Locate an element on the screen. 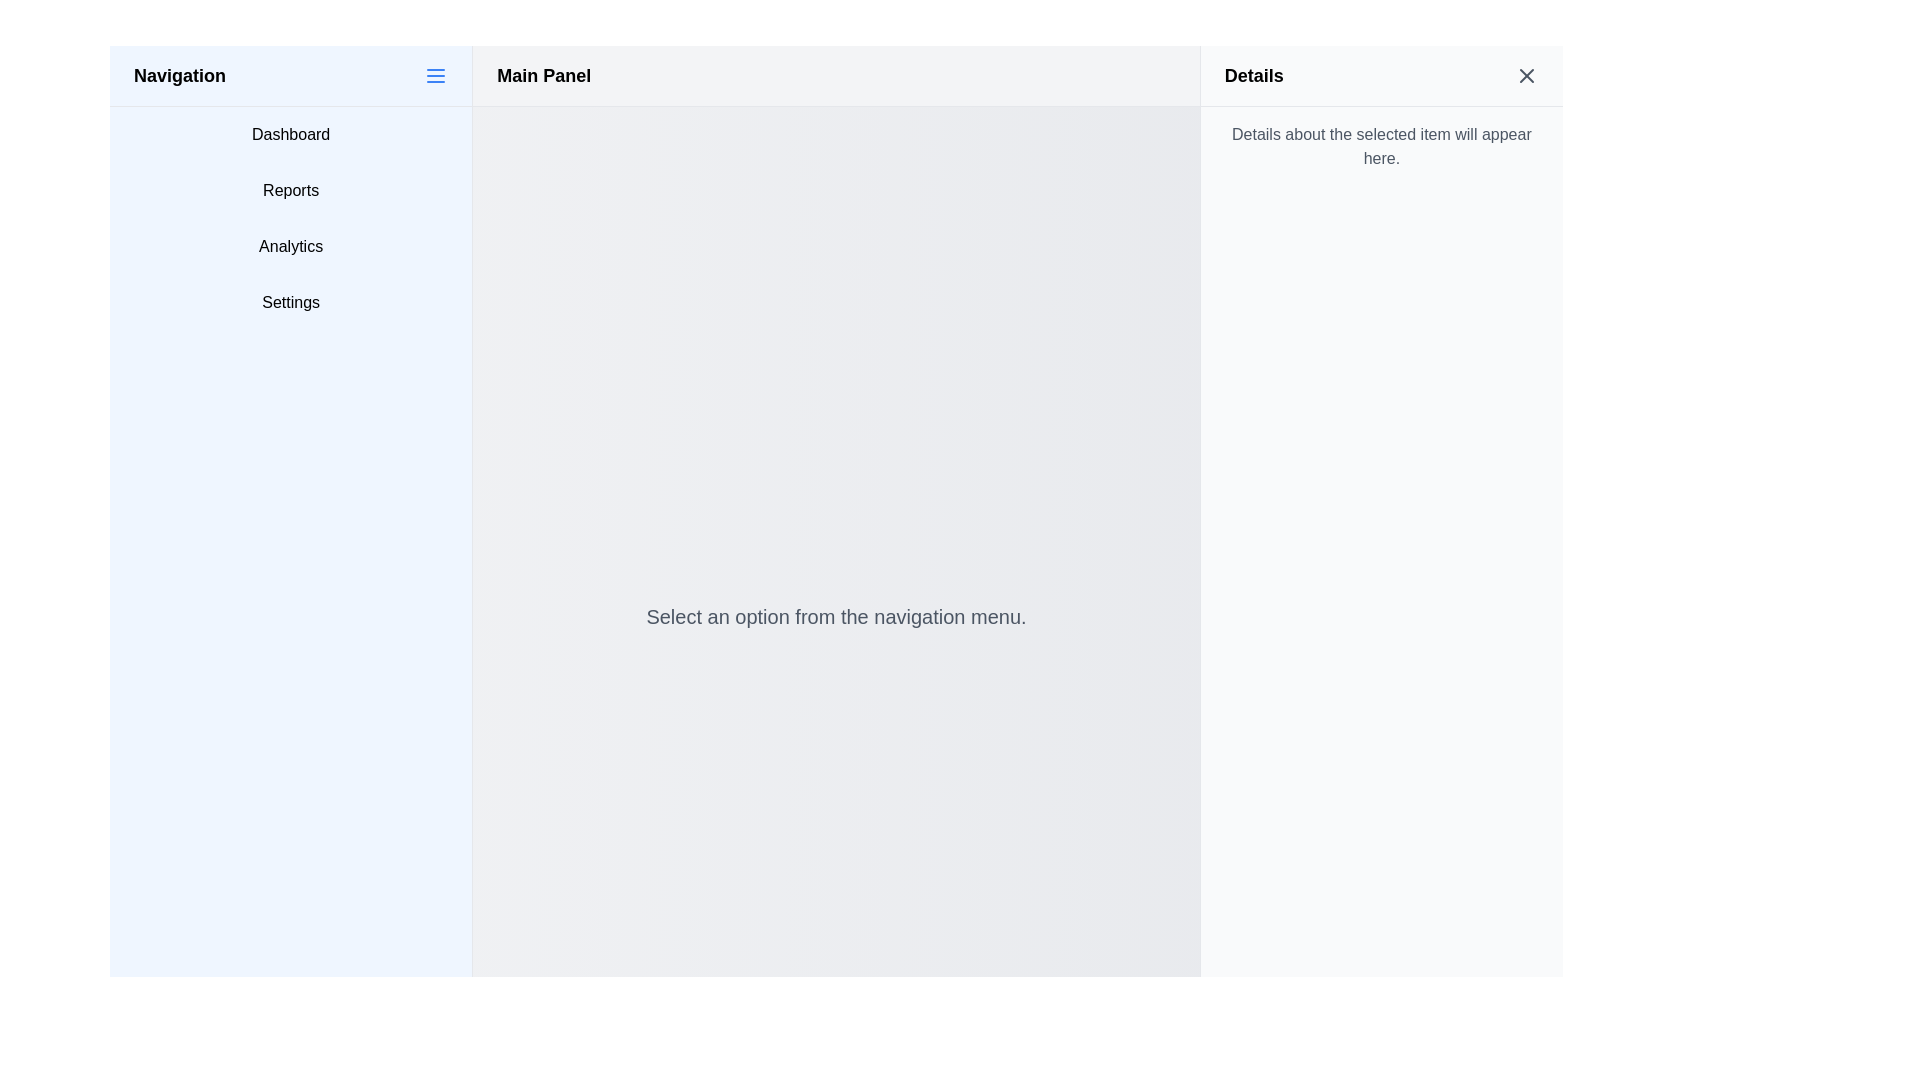 This screenshot has width=1920, height=1080. the static text element labeled 'Details' that is styled in bold and located in the top-right header section of the interface is located at coordinates (1253, 75).